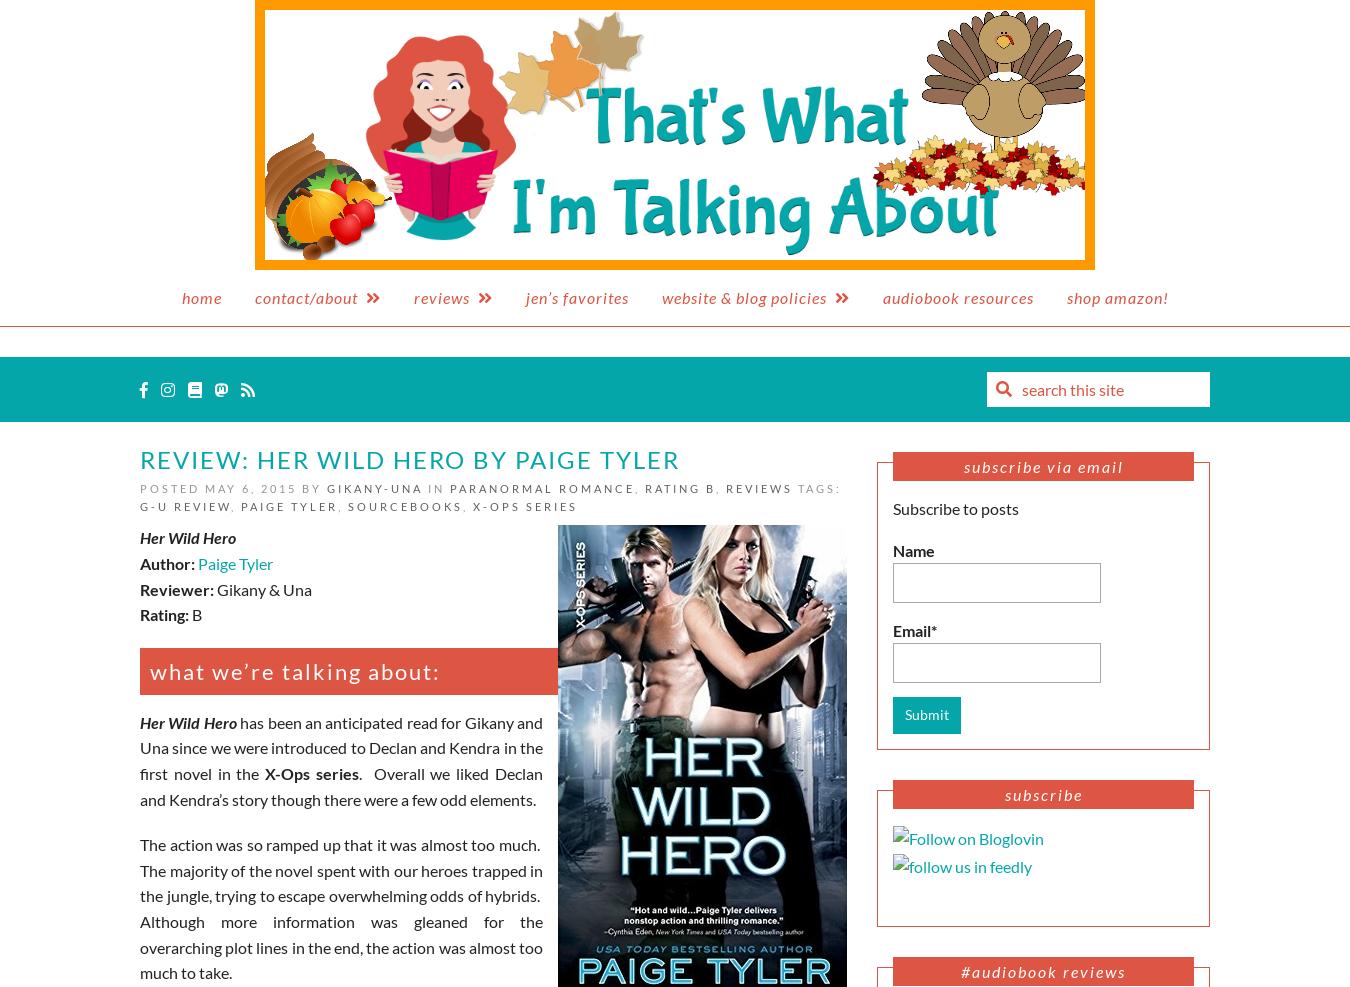 The width and height of the screenshot is (1350, 987). I want to click on 'Reviewer:', so click(176, 587).